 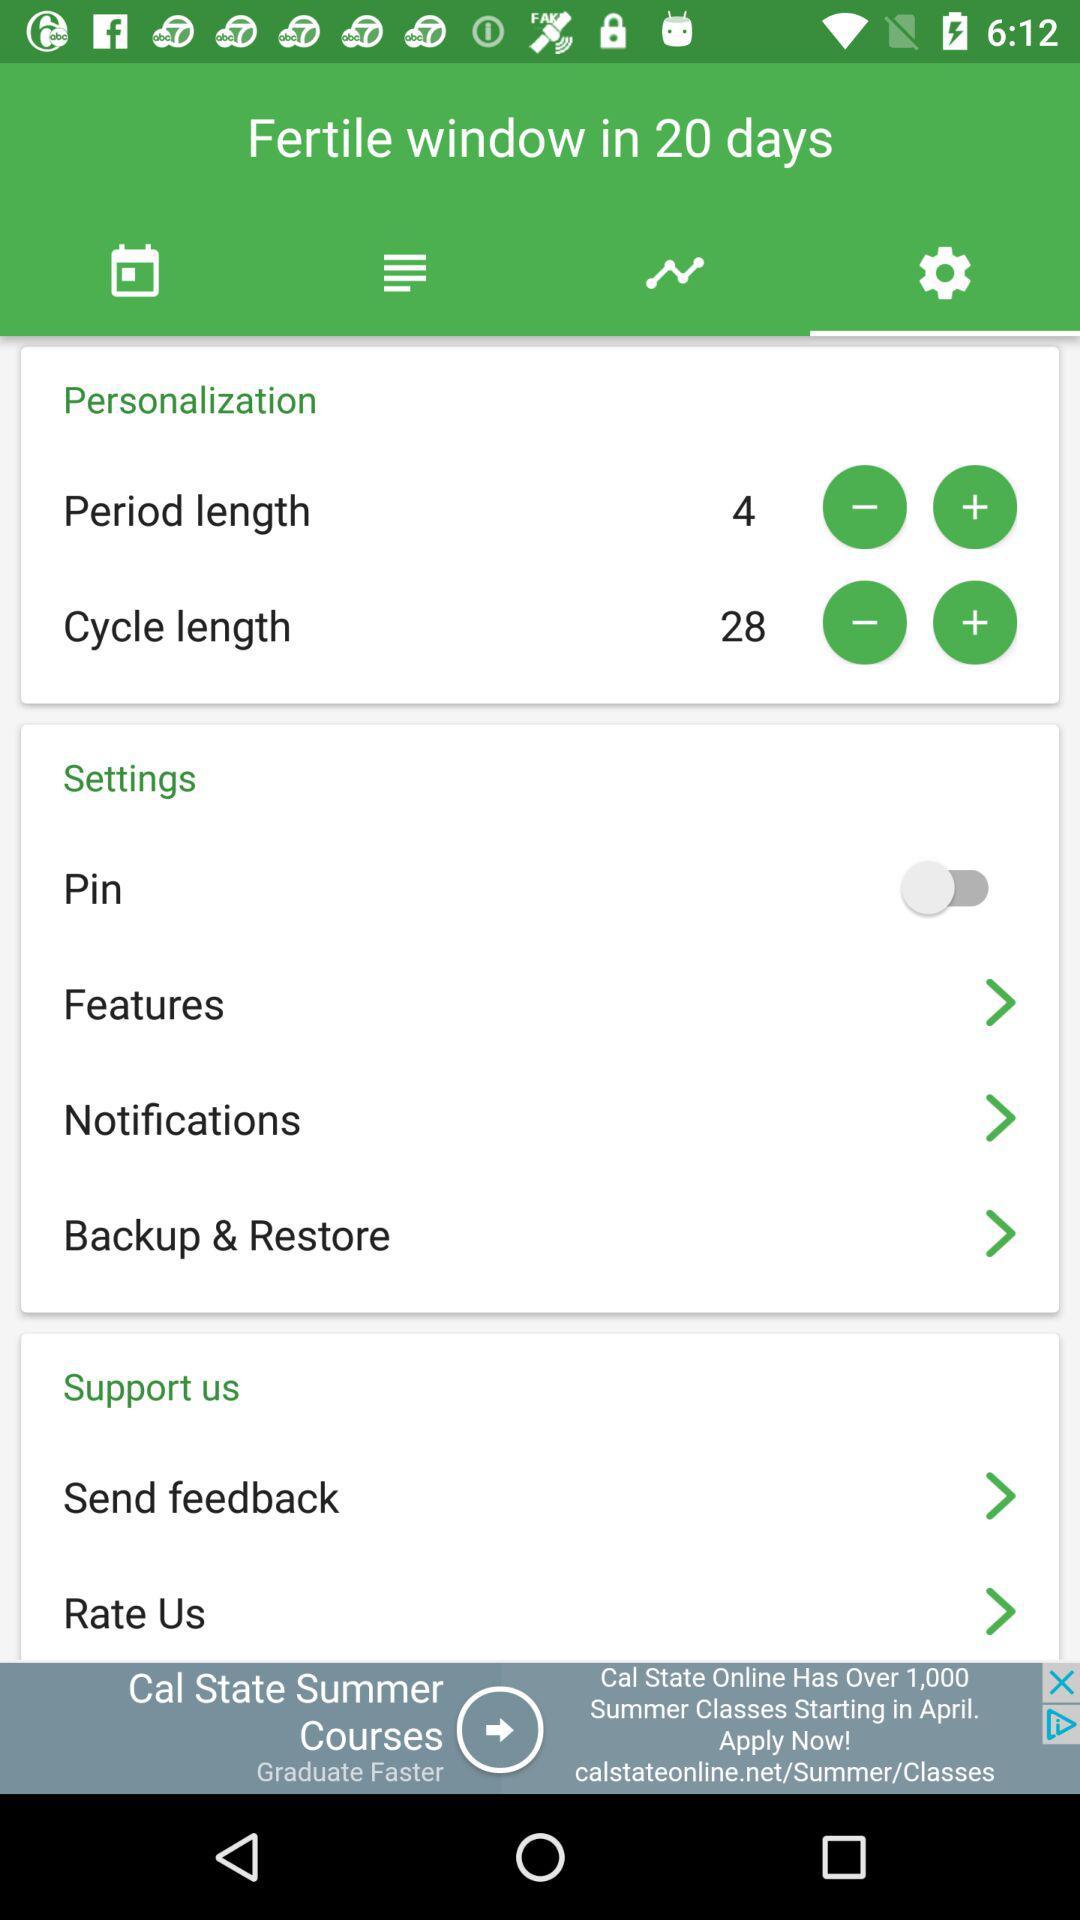 What do you see at coordinates (540, 1727) in the screenshot?
I see `advertisement` at bounding box center [540, 1727].